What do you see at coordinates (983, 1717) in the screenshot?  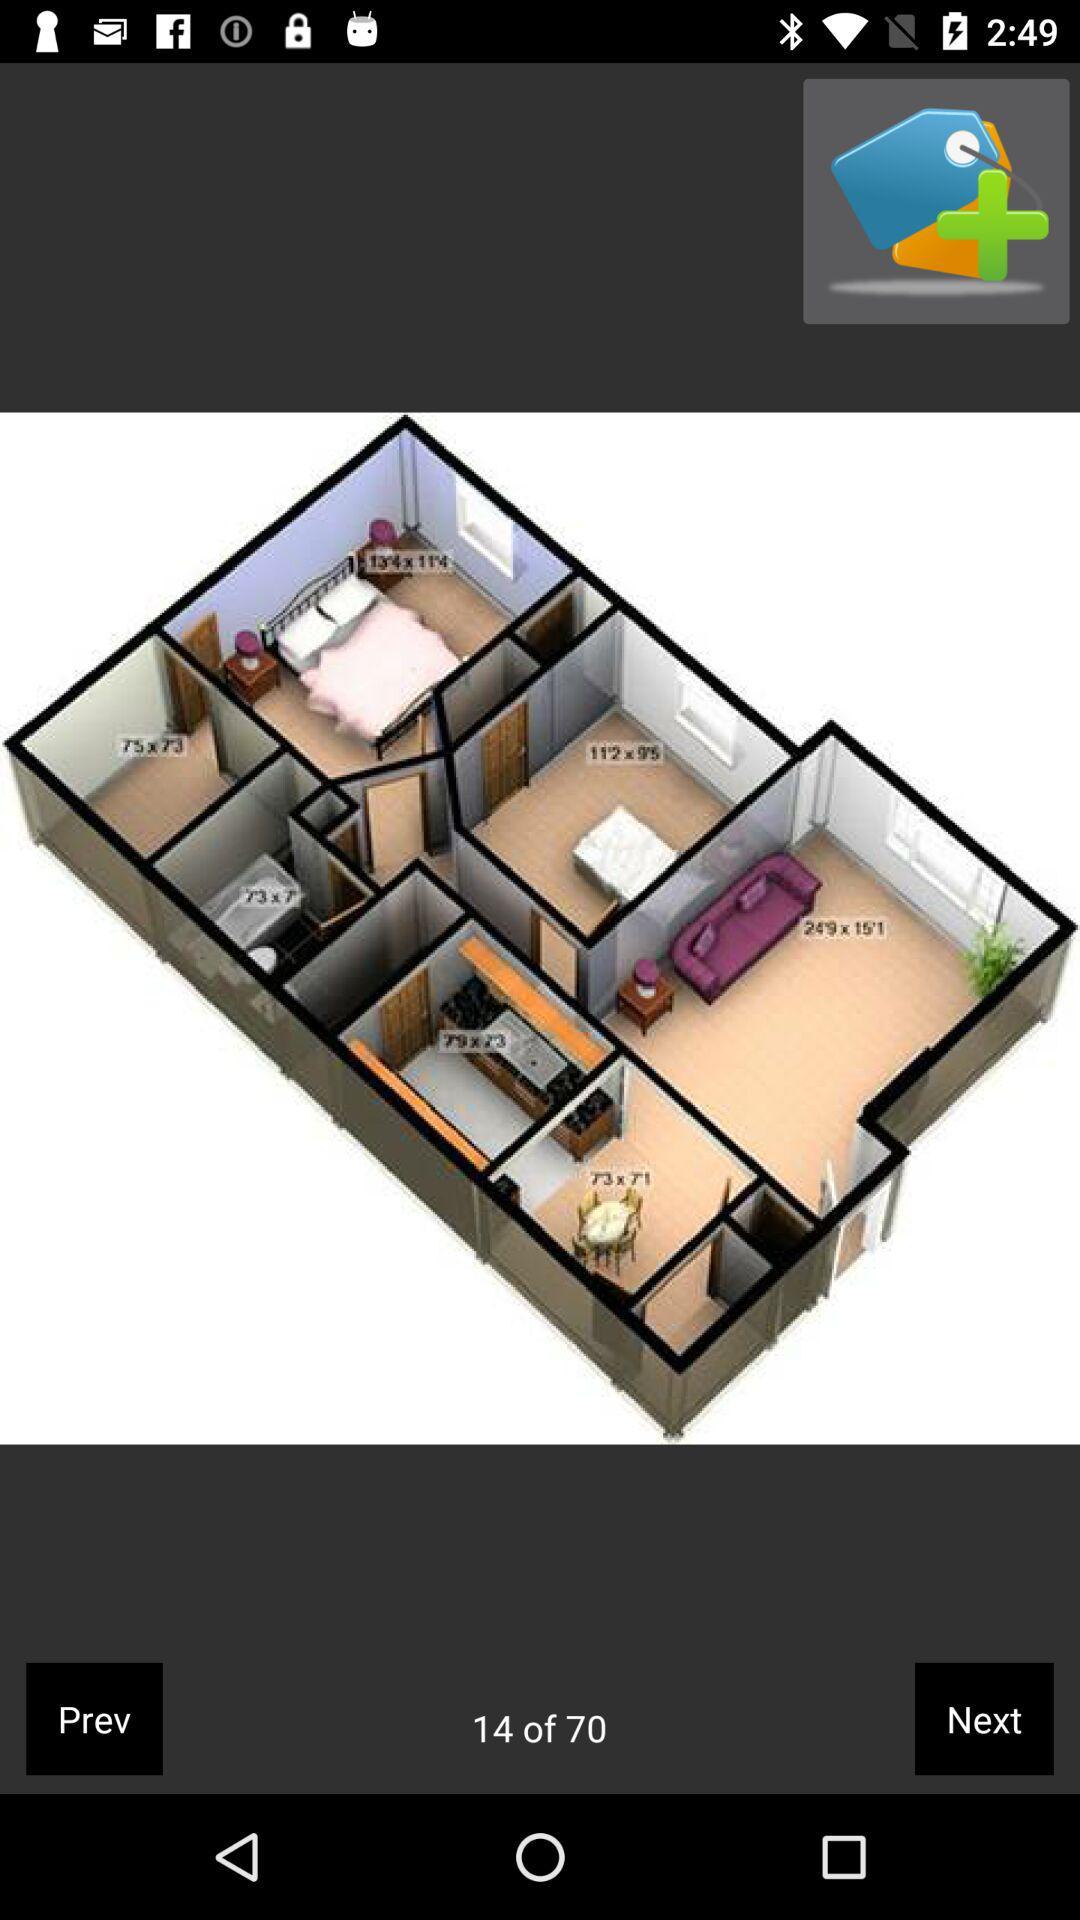 I see `the icon next to the 14 of 70 item` at bounding box center [983, 1717].